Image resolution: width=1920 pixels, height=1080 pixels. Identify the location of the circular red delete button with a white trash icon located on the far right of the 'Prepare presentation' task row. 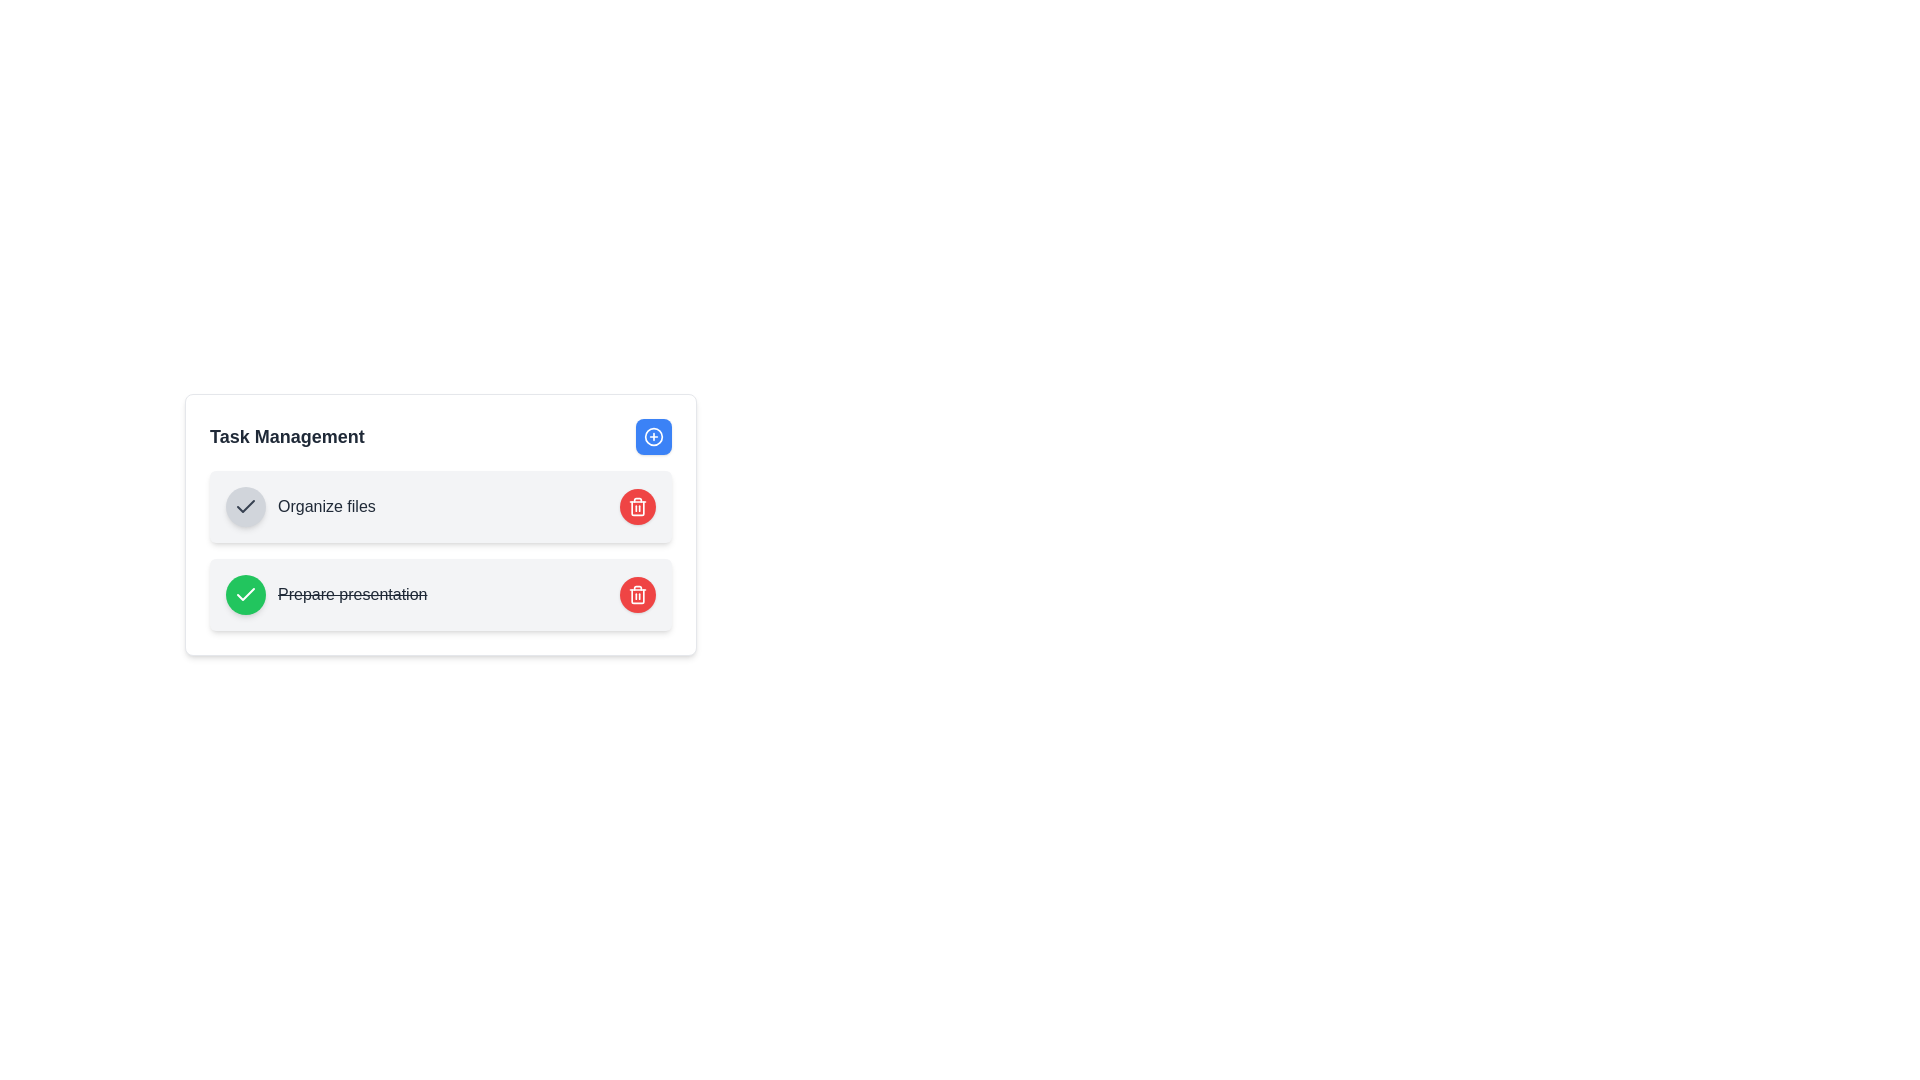
(637, 593).